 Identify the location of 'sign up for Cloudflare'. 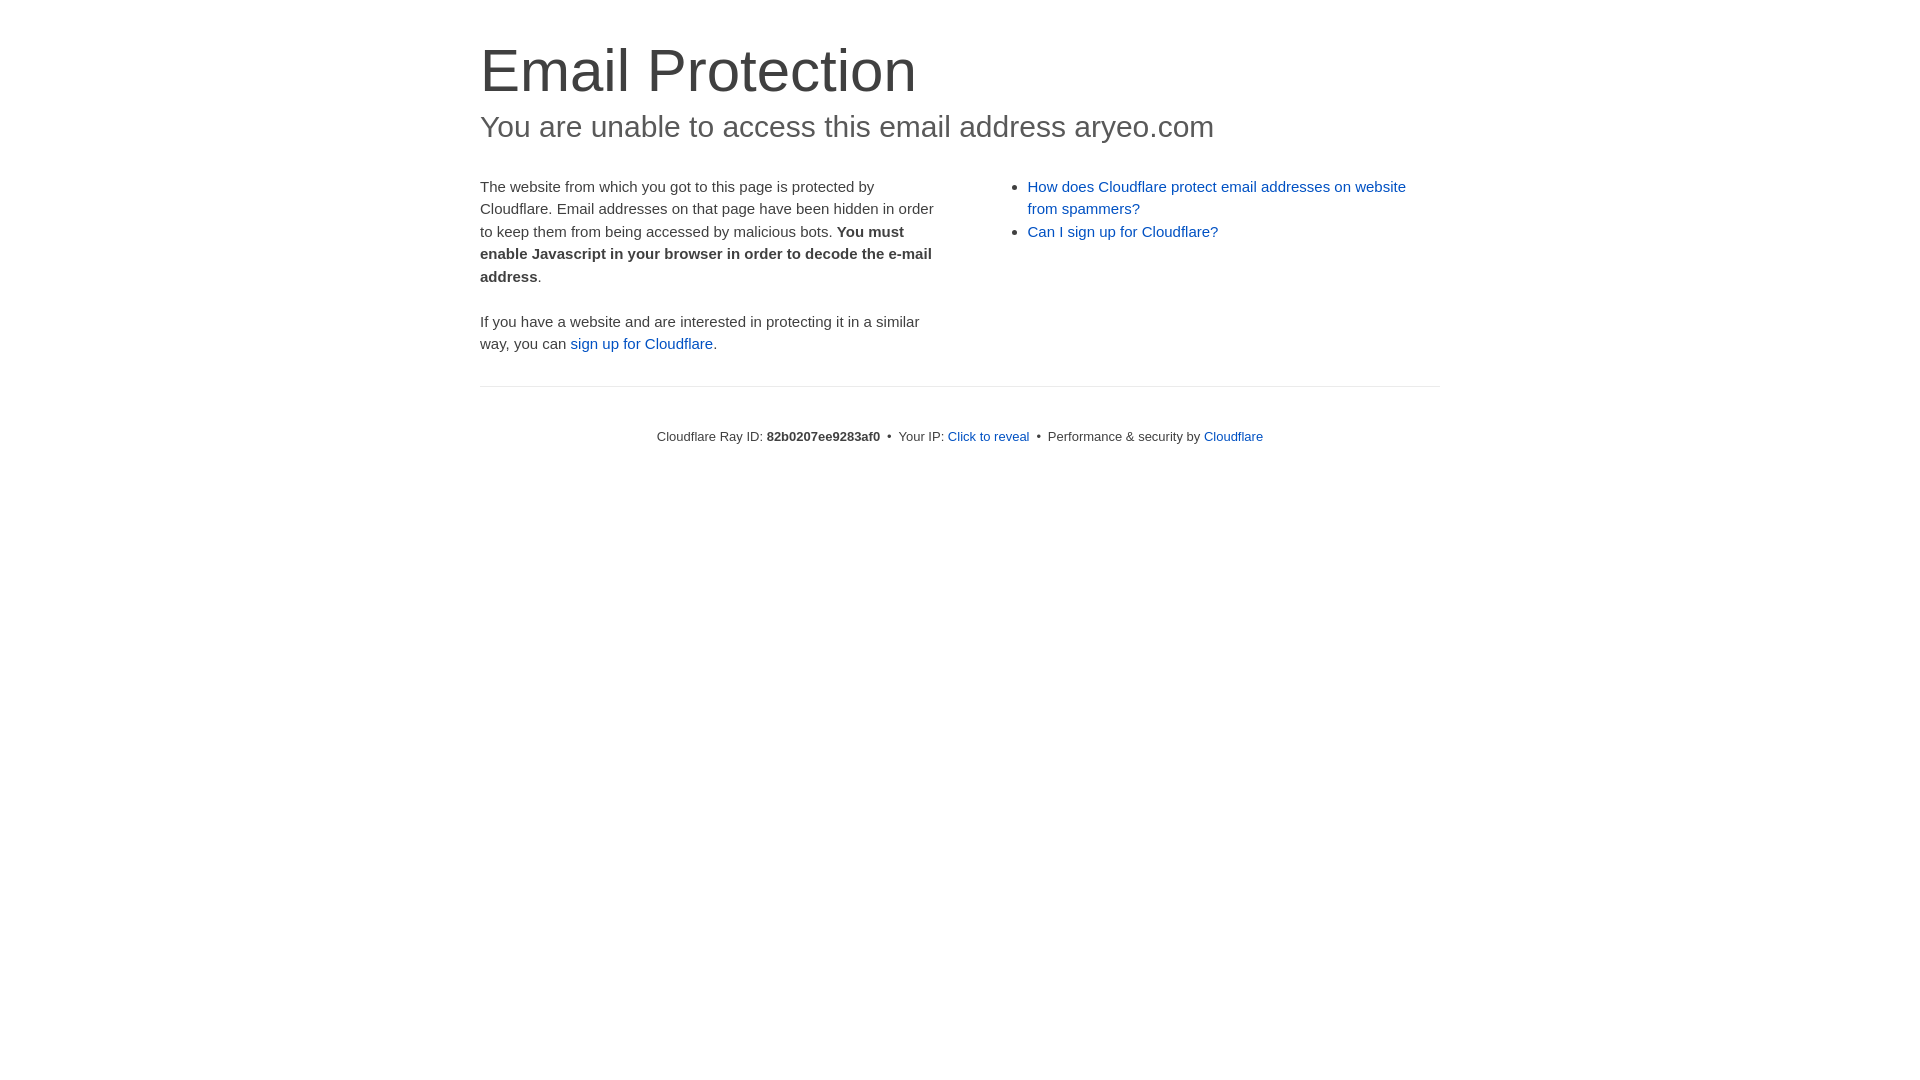
(570, 342).